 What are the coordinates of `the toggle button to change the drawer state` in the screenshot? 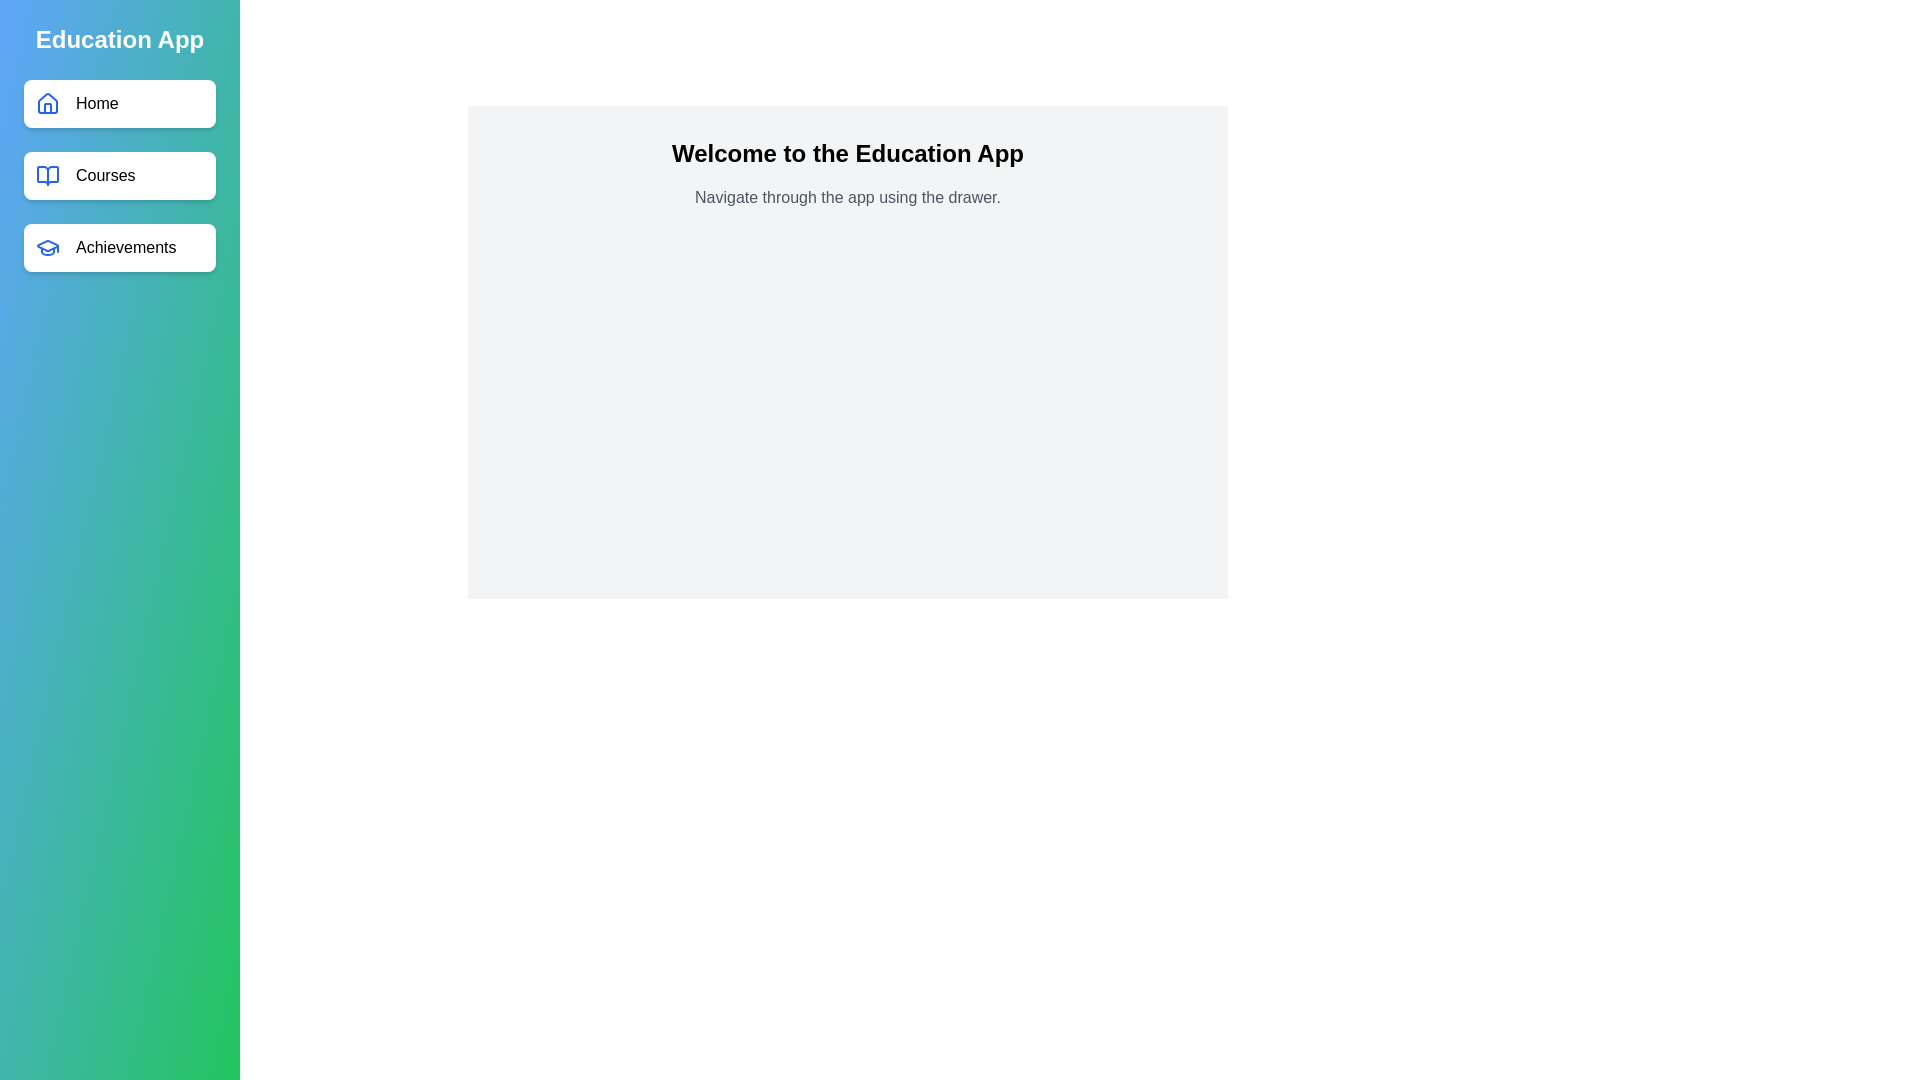 It's located at (39, 39).